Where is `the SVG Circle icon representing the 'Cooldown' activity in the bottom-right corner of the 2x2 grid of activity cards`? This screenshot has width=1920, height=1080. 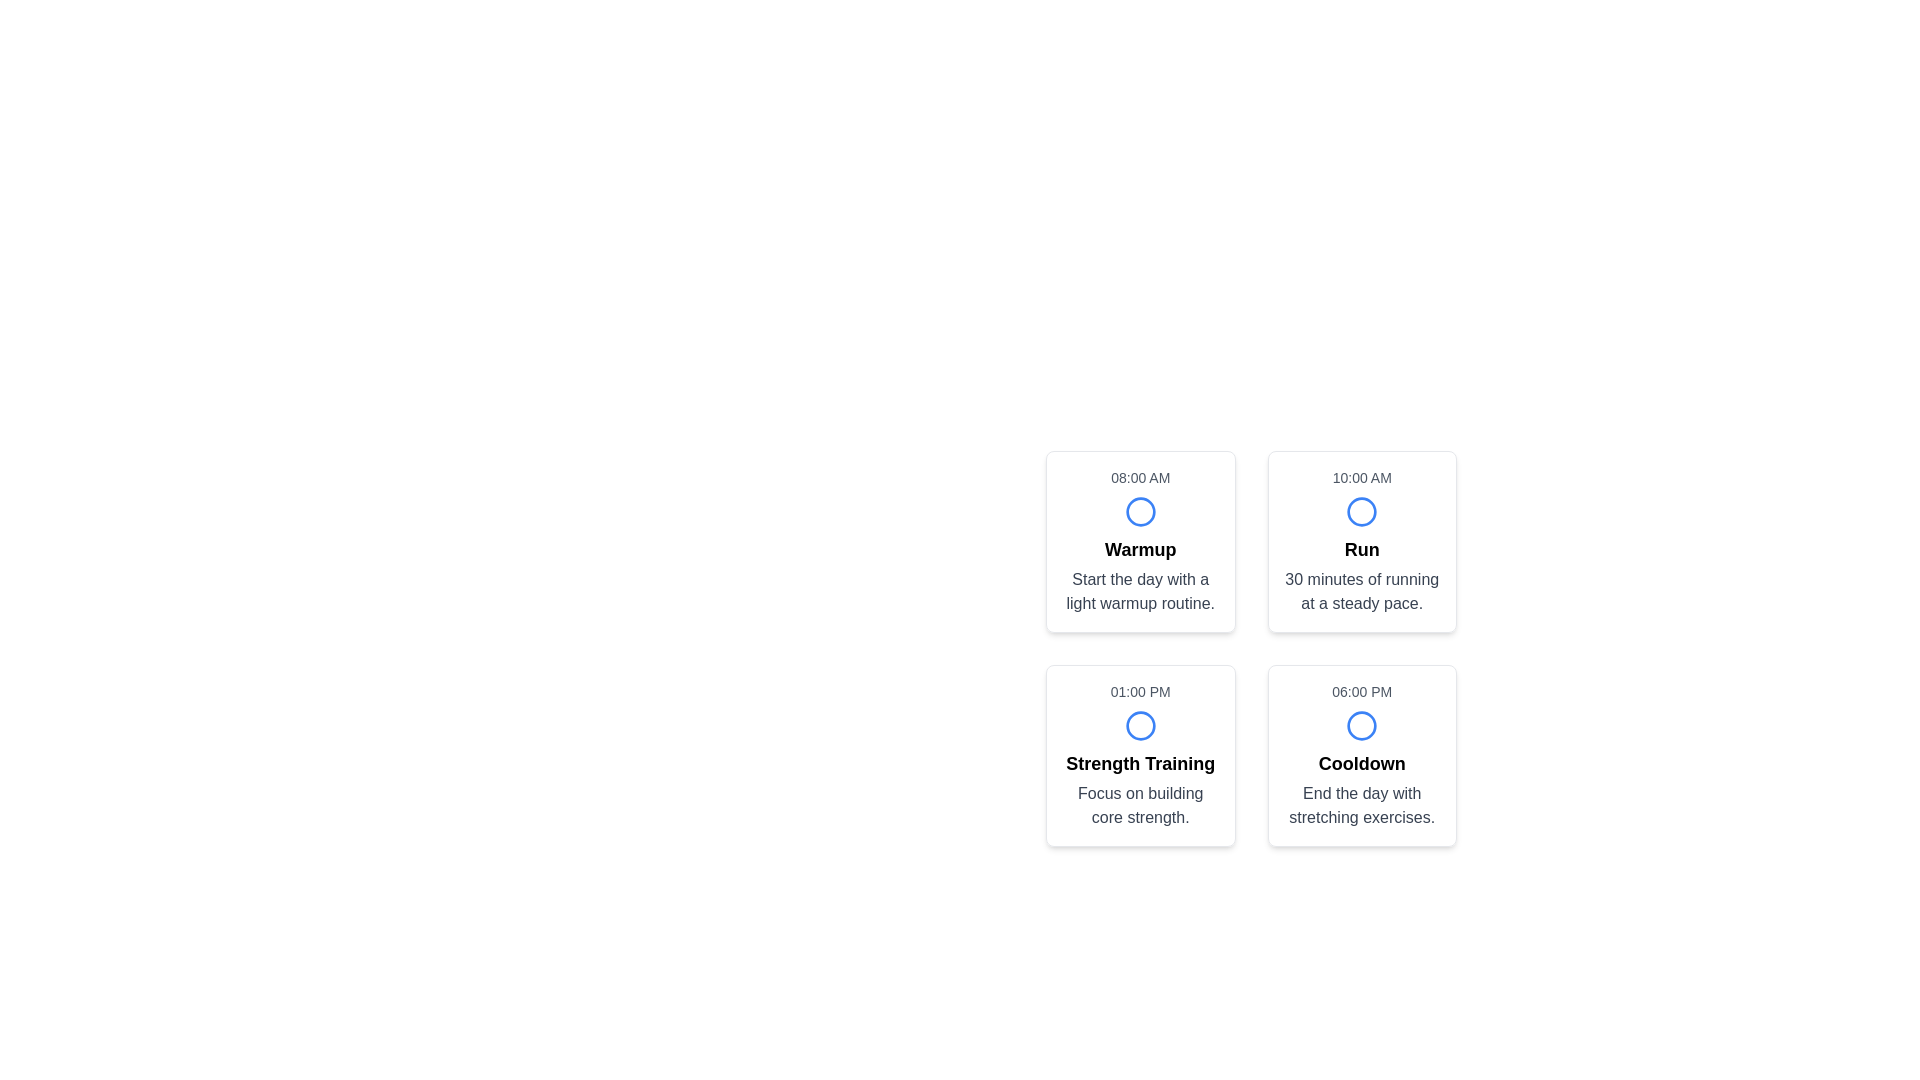
the SVG Circle icon representing the 'Cooldown' activity in the bottom-right corner of the 2x2 grid of activity cards is located at coordinates (1361, 725).